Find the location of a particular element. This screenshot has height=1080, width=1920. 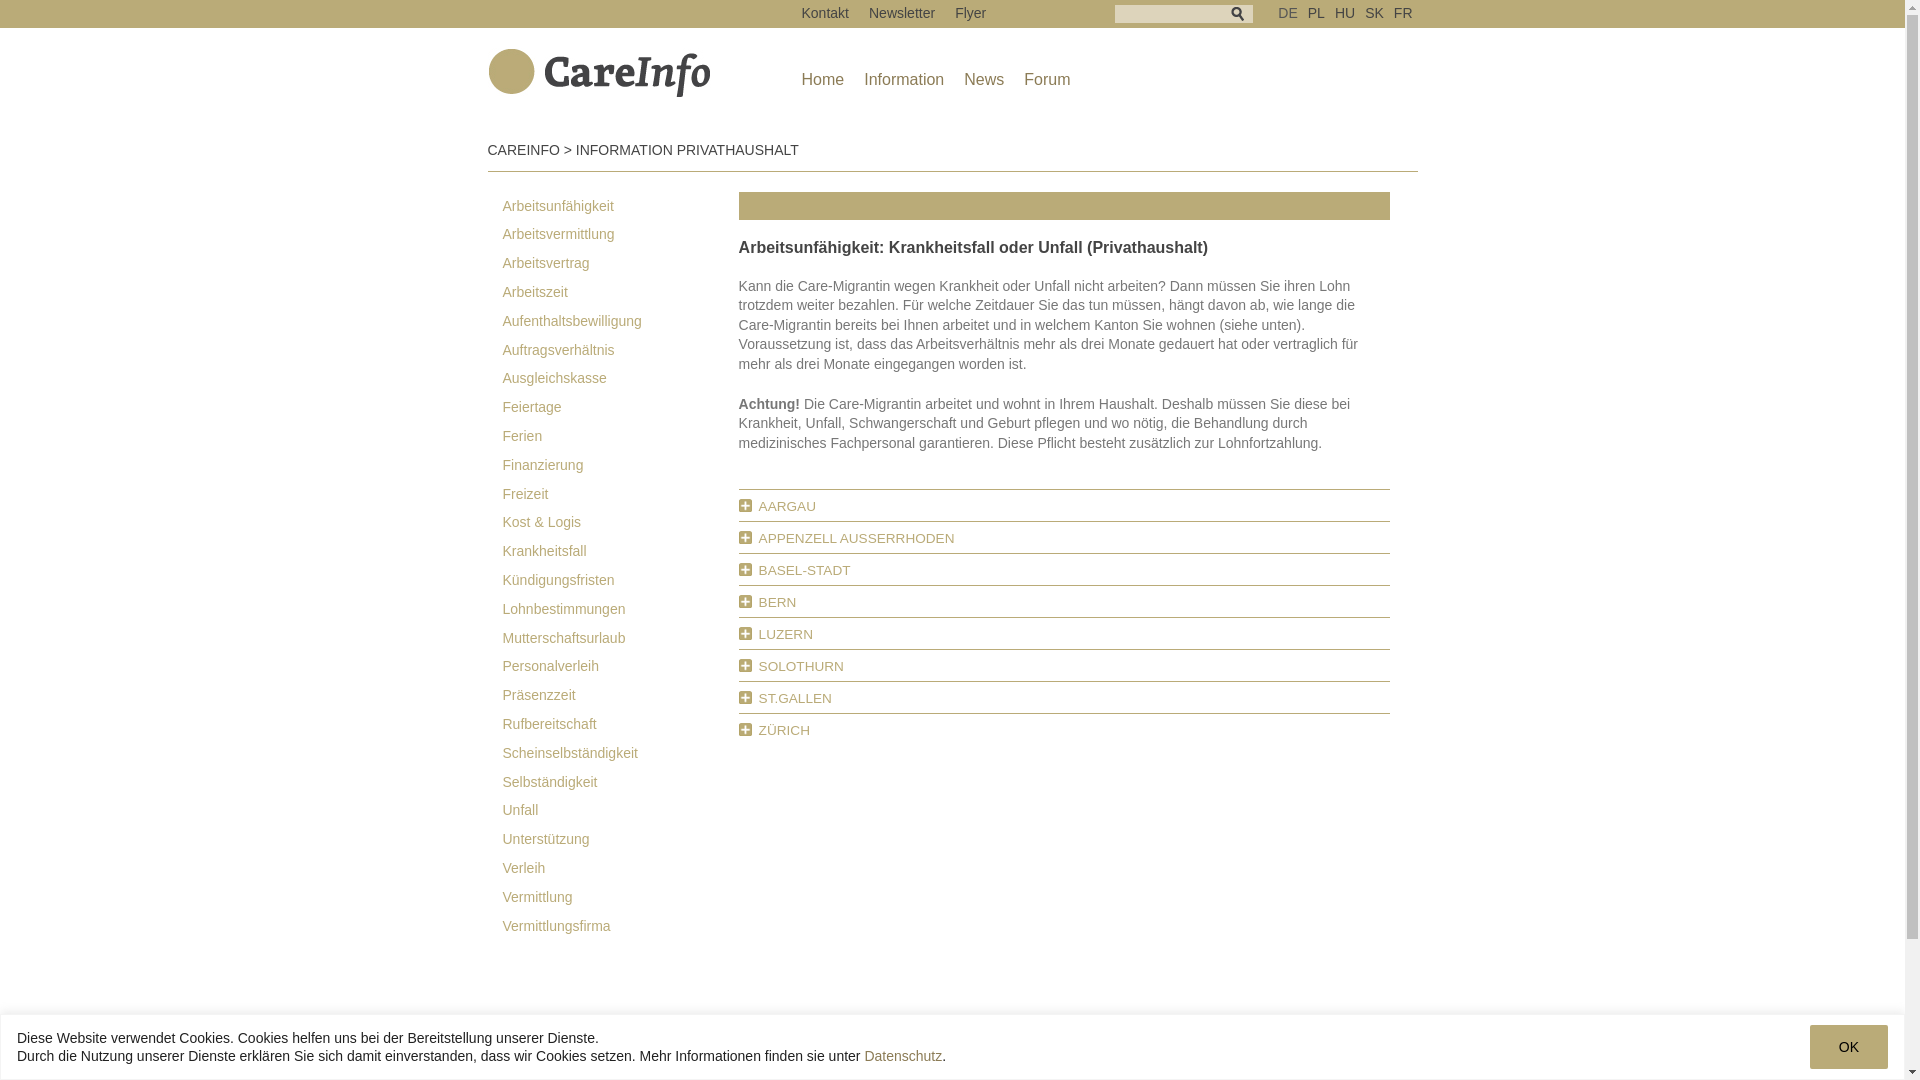

'Datenschutz' is located at coordinates (901, 1055).